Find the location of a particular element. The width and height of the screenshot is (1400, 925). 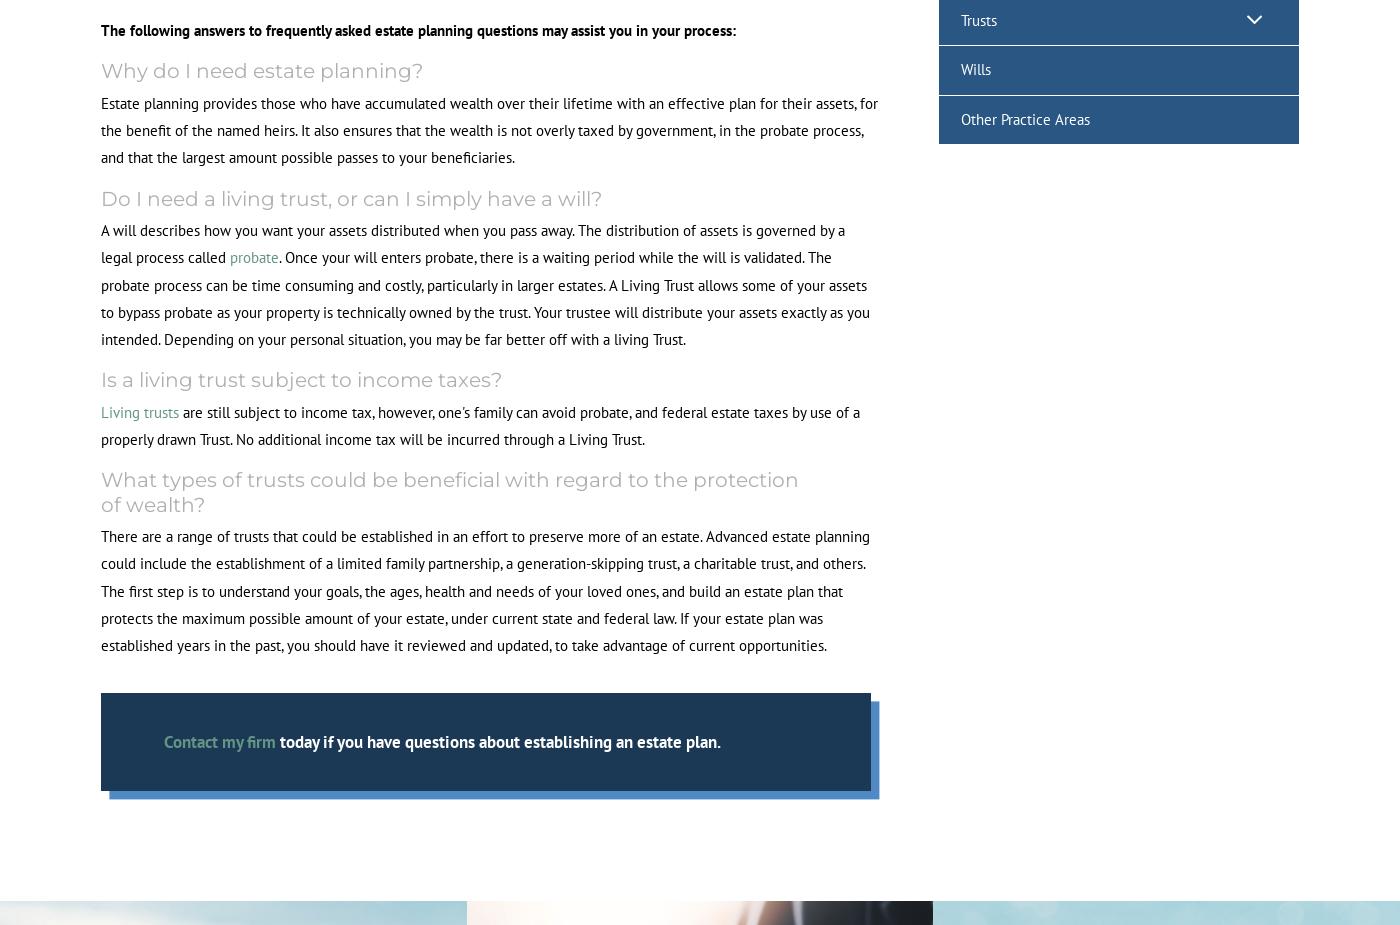

'probate' is located at coordinates (254, 256).